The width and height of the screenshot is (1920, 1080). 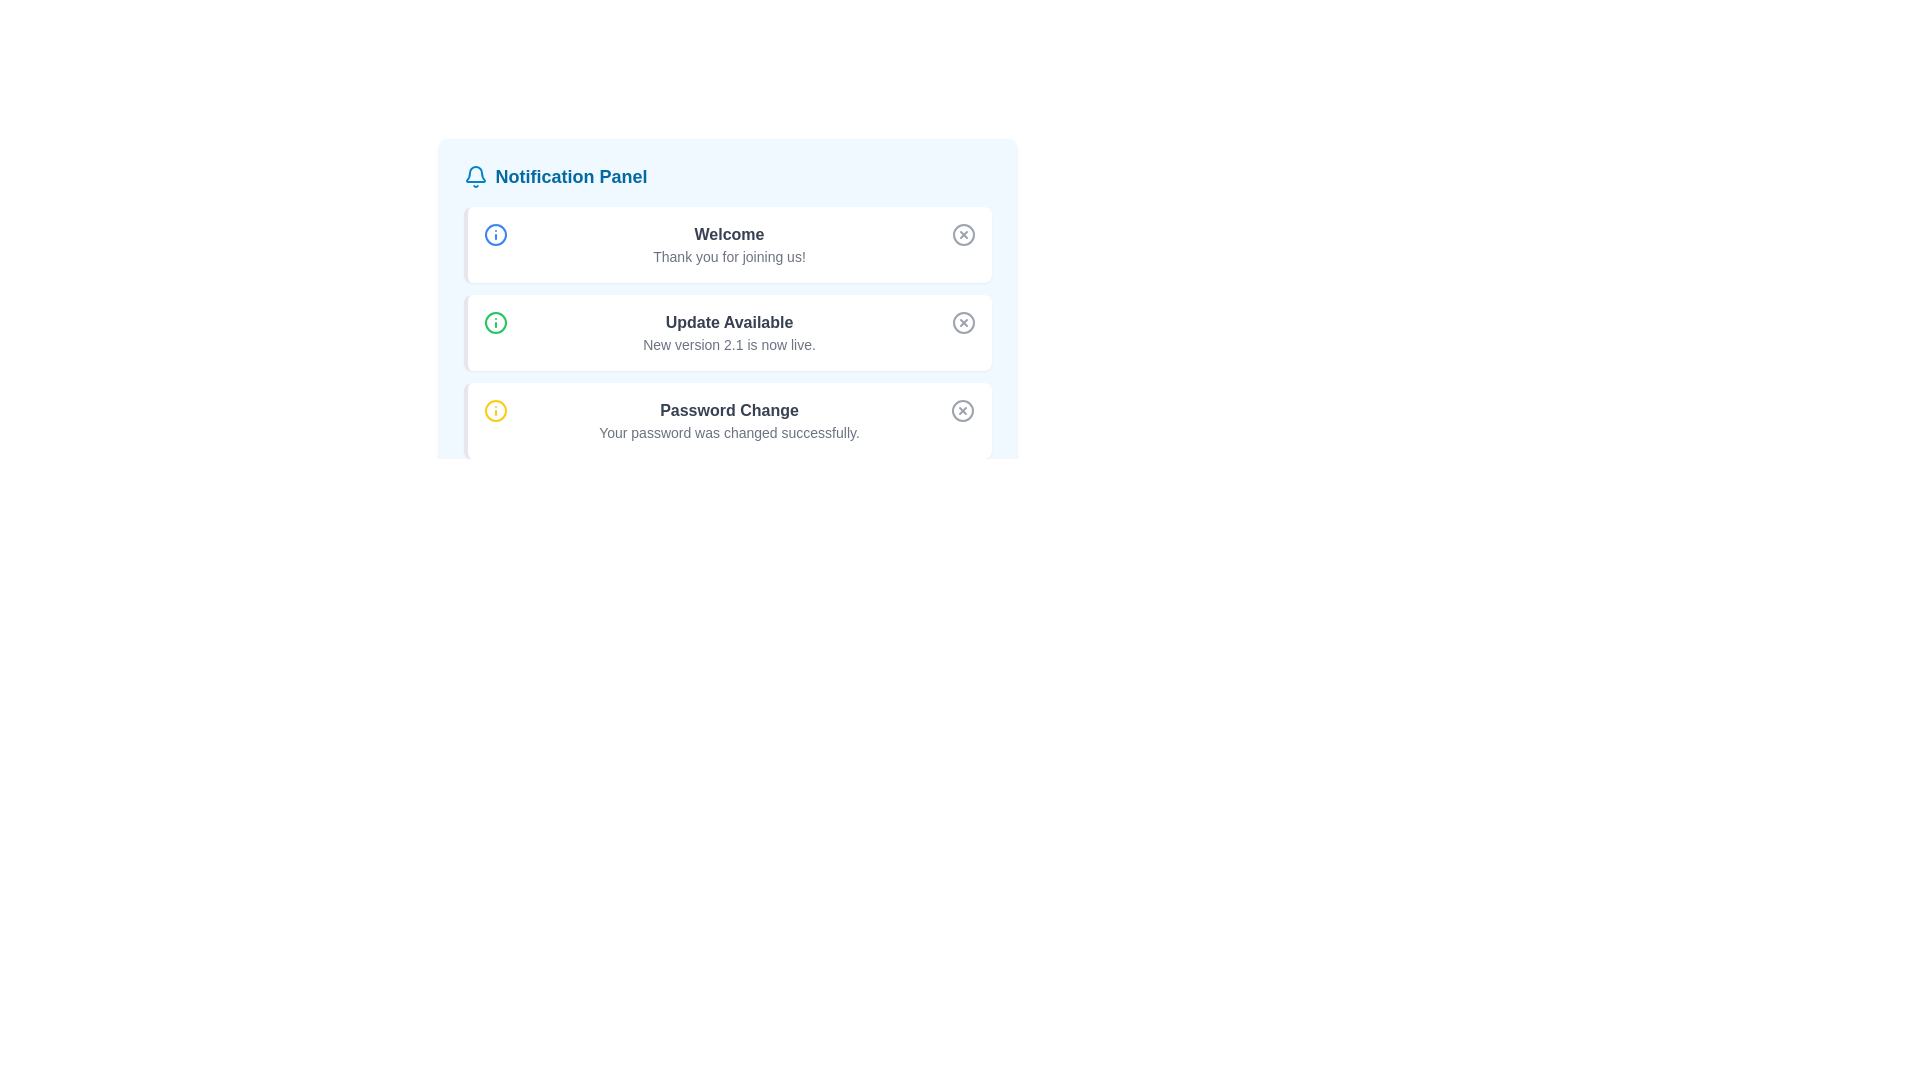 I want to click on the notification box displaying 'Update Available' with the message 'New version 2.1 is now live', so click(x=726, y=311).